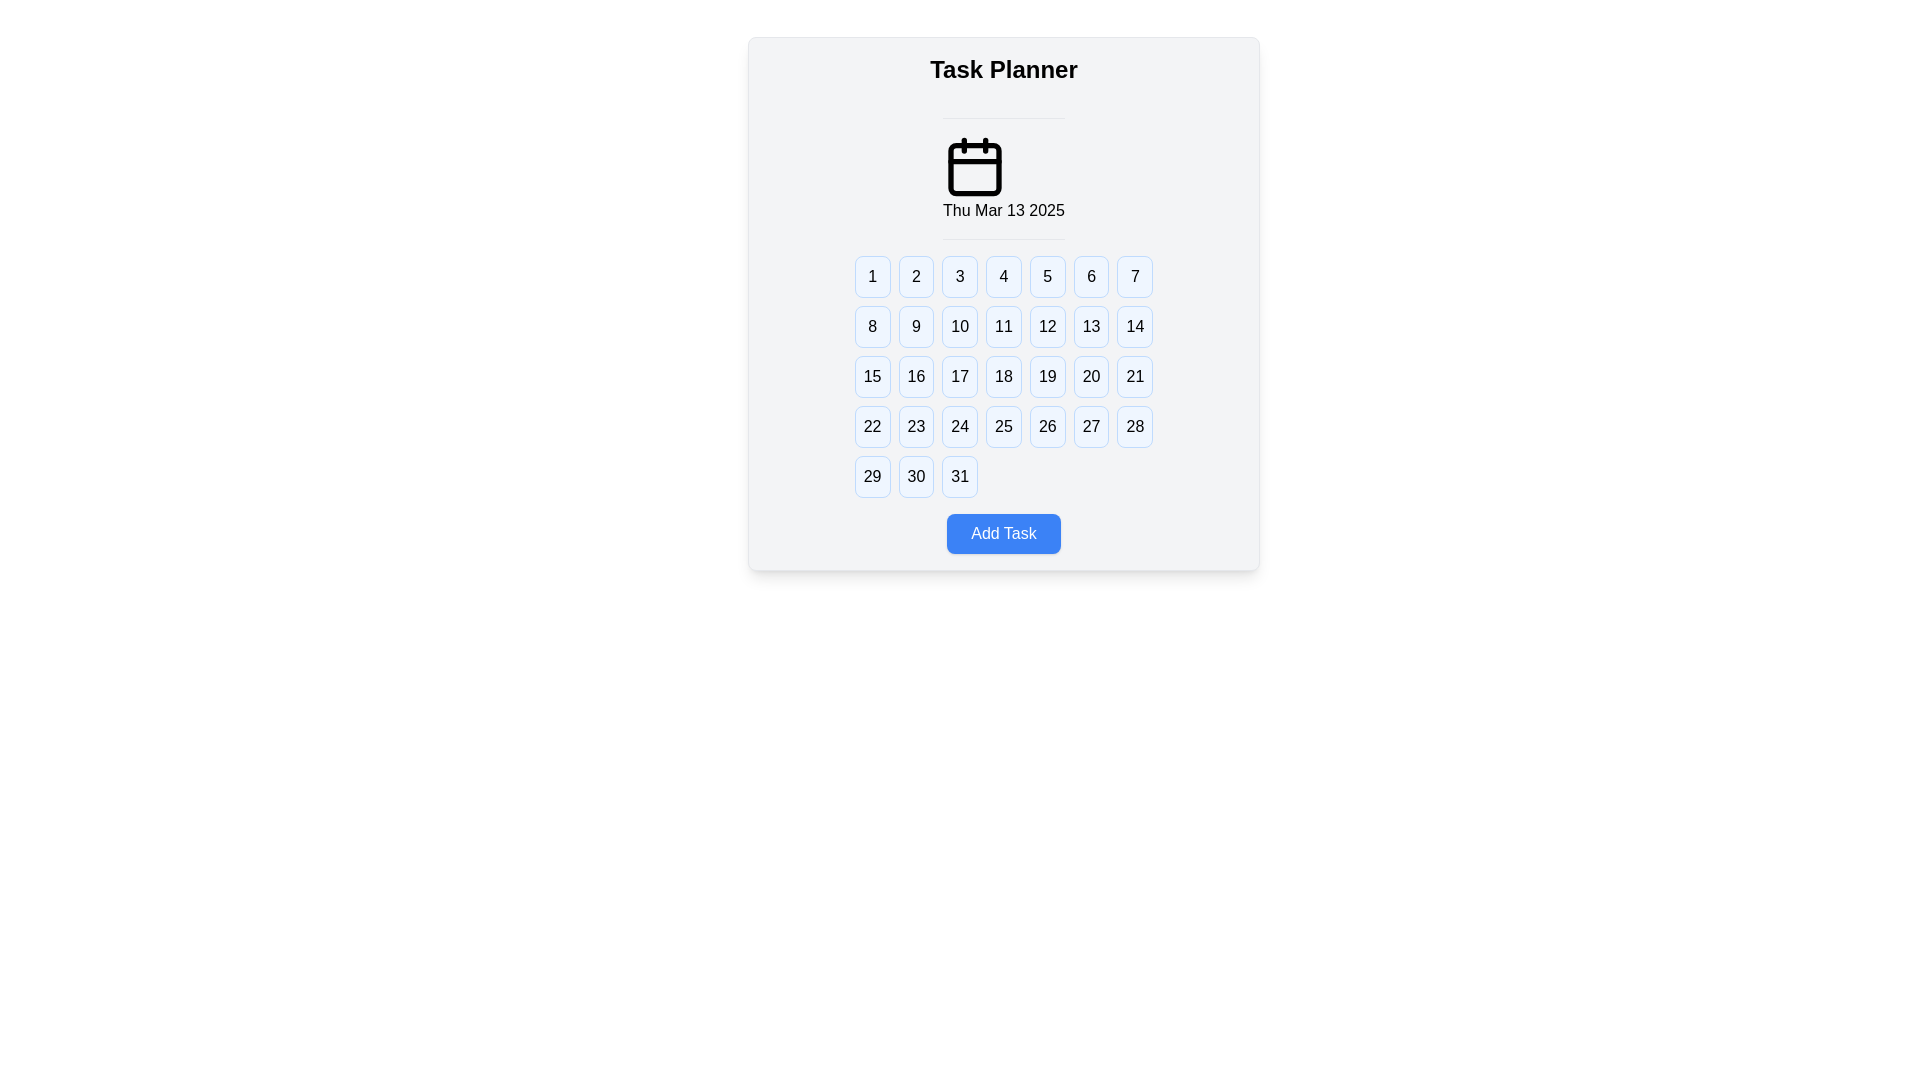 This screenshot has width=1920, height=1080. Describe the element at coordinates (960, 326) in the screenshot. I see `the selectable calendar day cell representing the 10th day of the month for extended selection options` at that location.